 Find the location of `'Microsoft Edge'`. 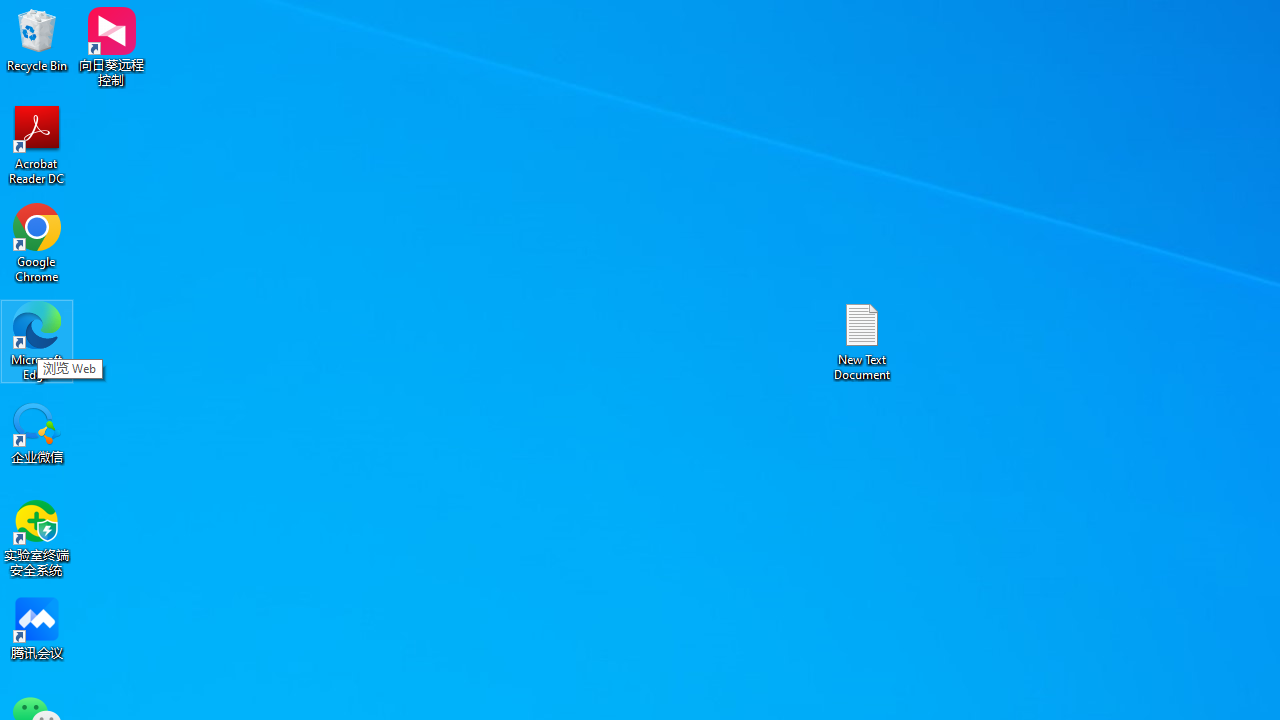

'Microsoft Edge' is located at coordinates (37, 340).